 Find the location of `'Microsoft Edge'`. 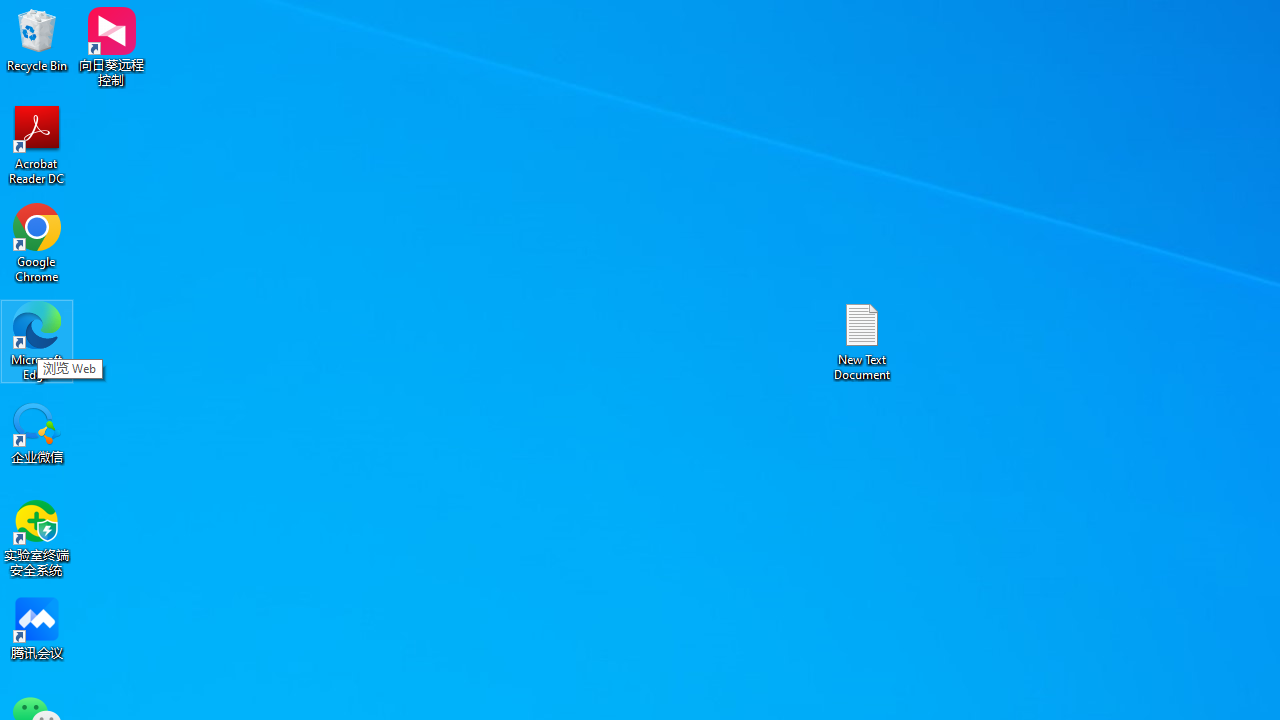

'Microsoft Edge' is located at coordinates (37, 340).